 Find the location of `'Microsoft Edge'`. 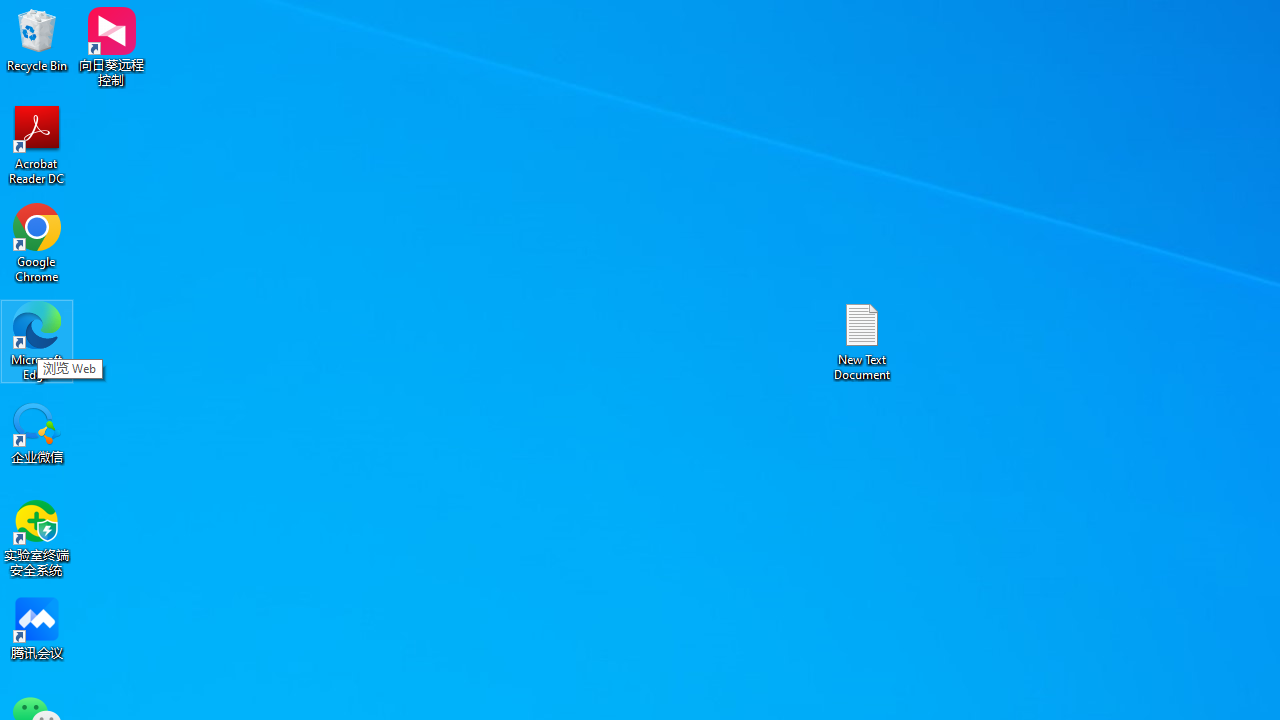

'Microsoft Edge' is located at coordinates (37, 340).